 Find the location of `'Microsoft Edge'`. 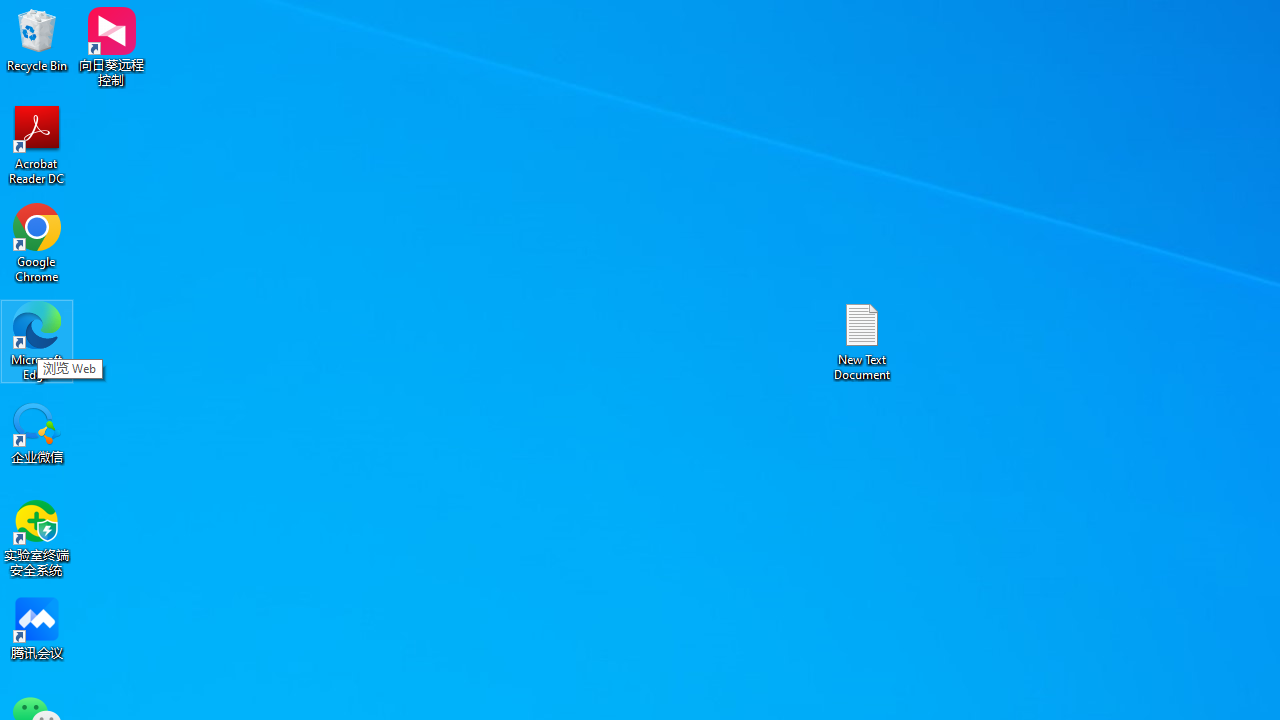

'Microsoft Edge' is located at coordinates (37, 340).